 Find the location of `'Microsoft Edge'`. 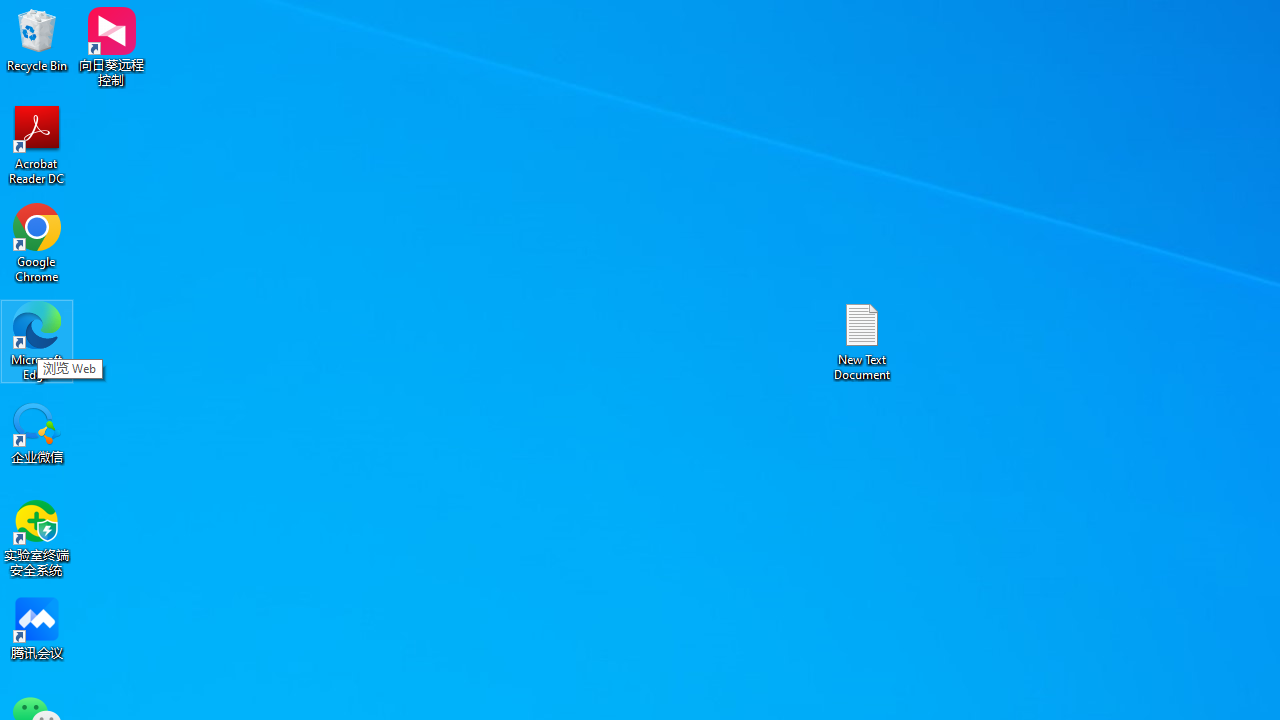

'Microsoft Edge' is located at coordinates (37, 340).